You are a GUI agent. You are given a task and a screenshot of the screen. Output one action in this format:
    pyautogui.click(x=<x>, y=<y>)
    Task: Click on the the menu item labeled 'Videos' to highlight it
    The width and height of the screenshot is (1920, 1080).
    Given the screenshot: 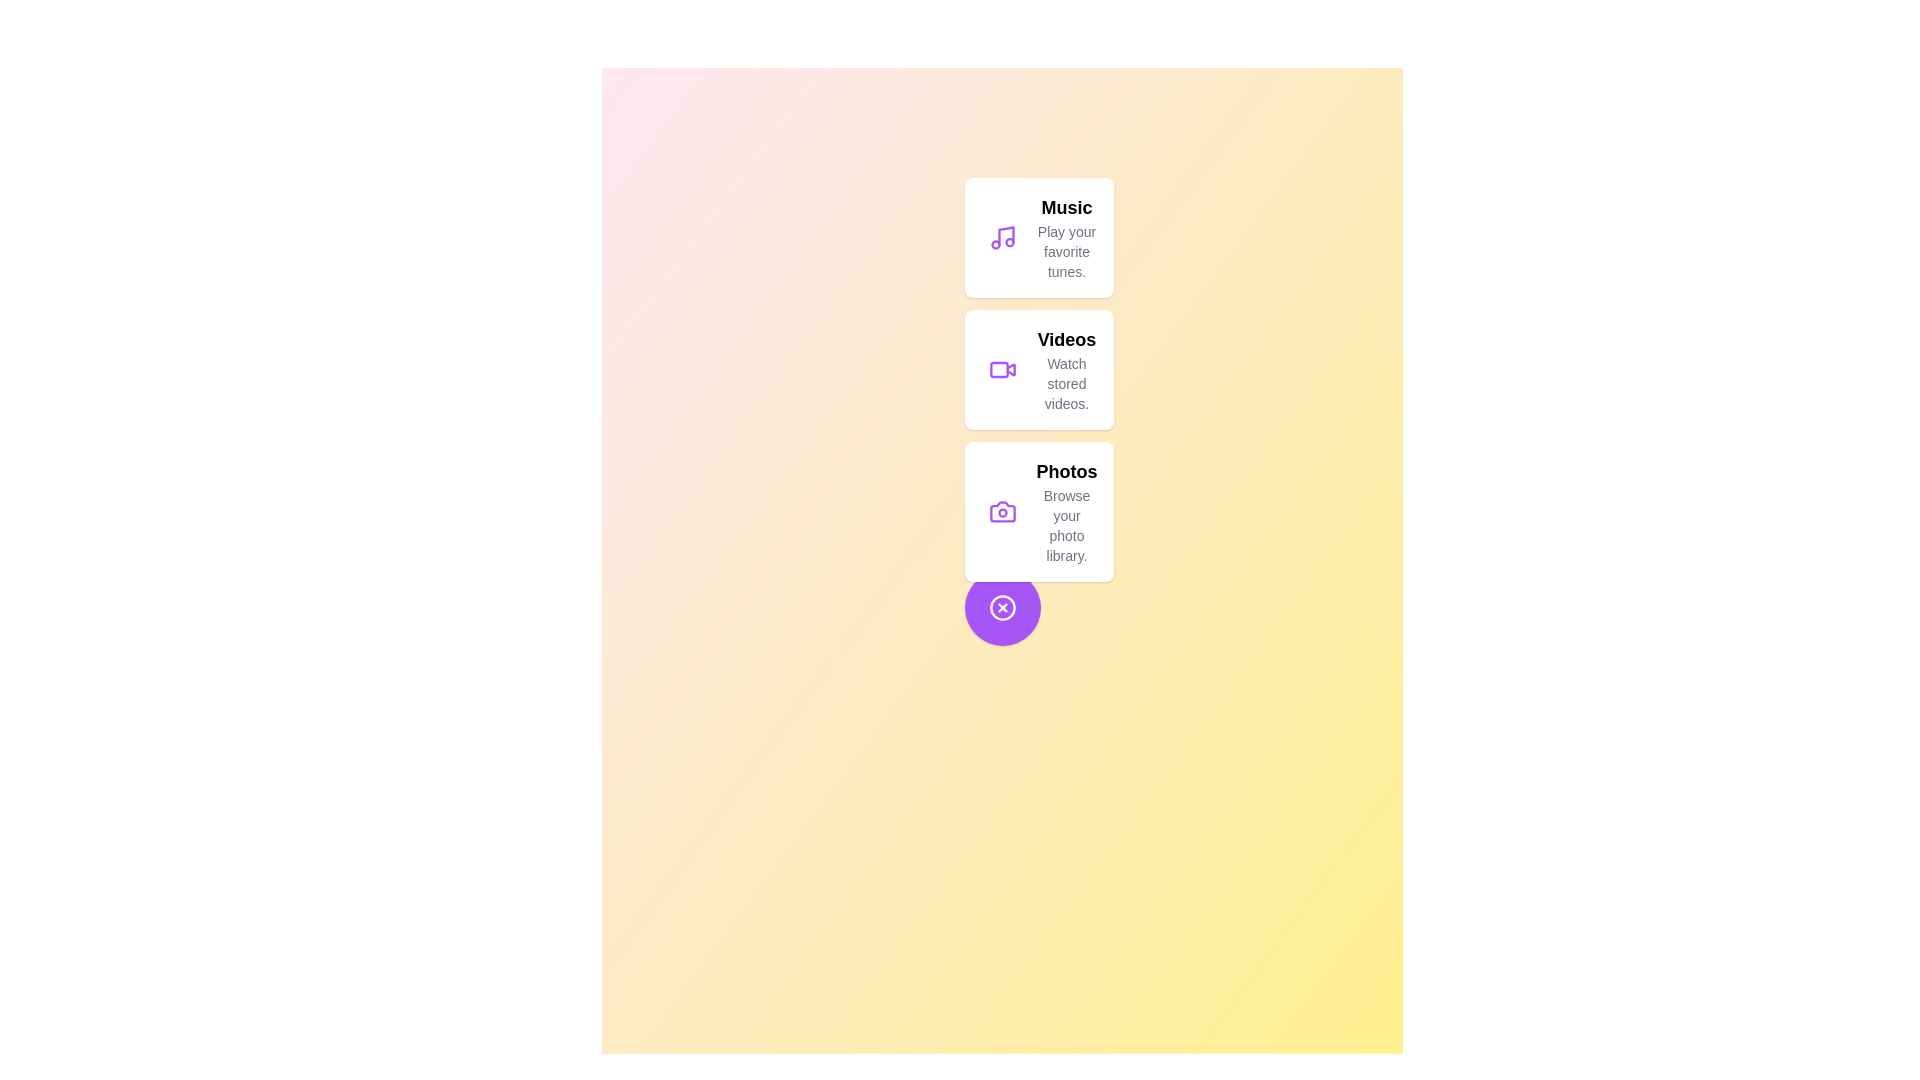 What is the action you would take?
    pyautogui.click(x=1038, y=370)
    